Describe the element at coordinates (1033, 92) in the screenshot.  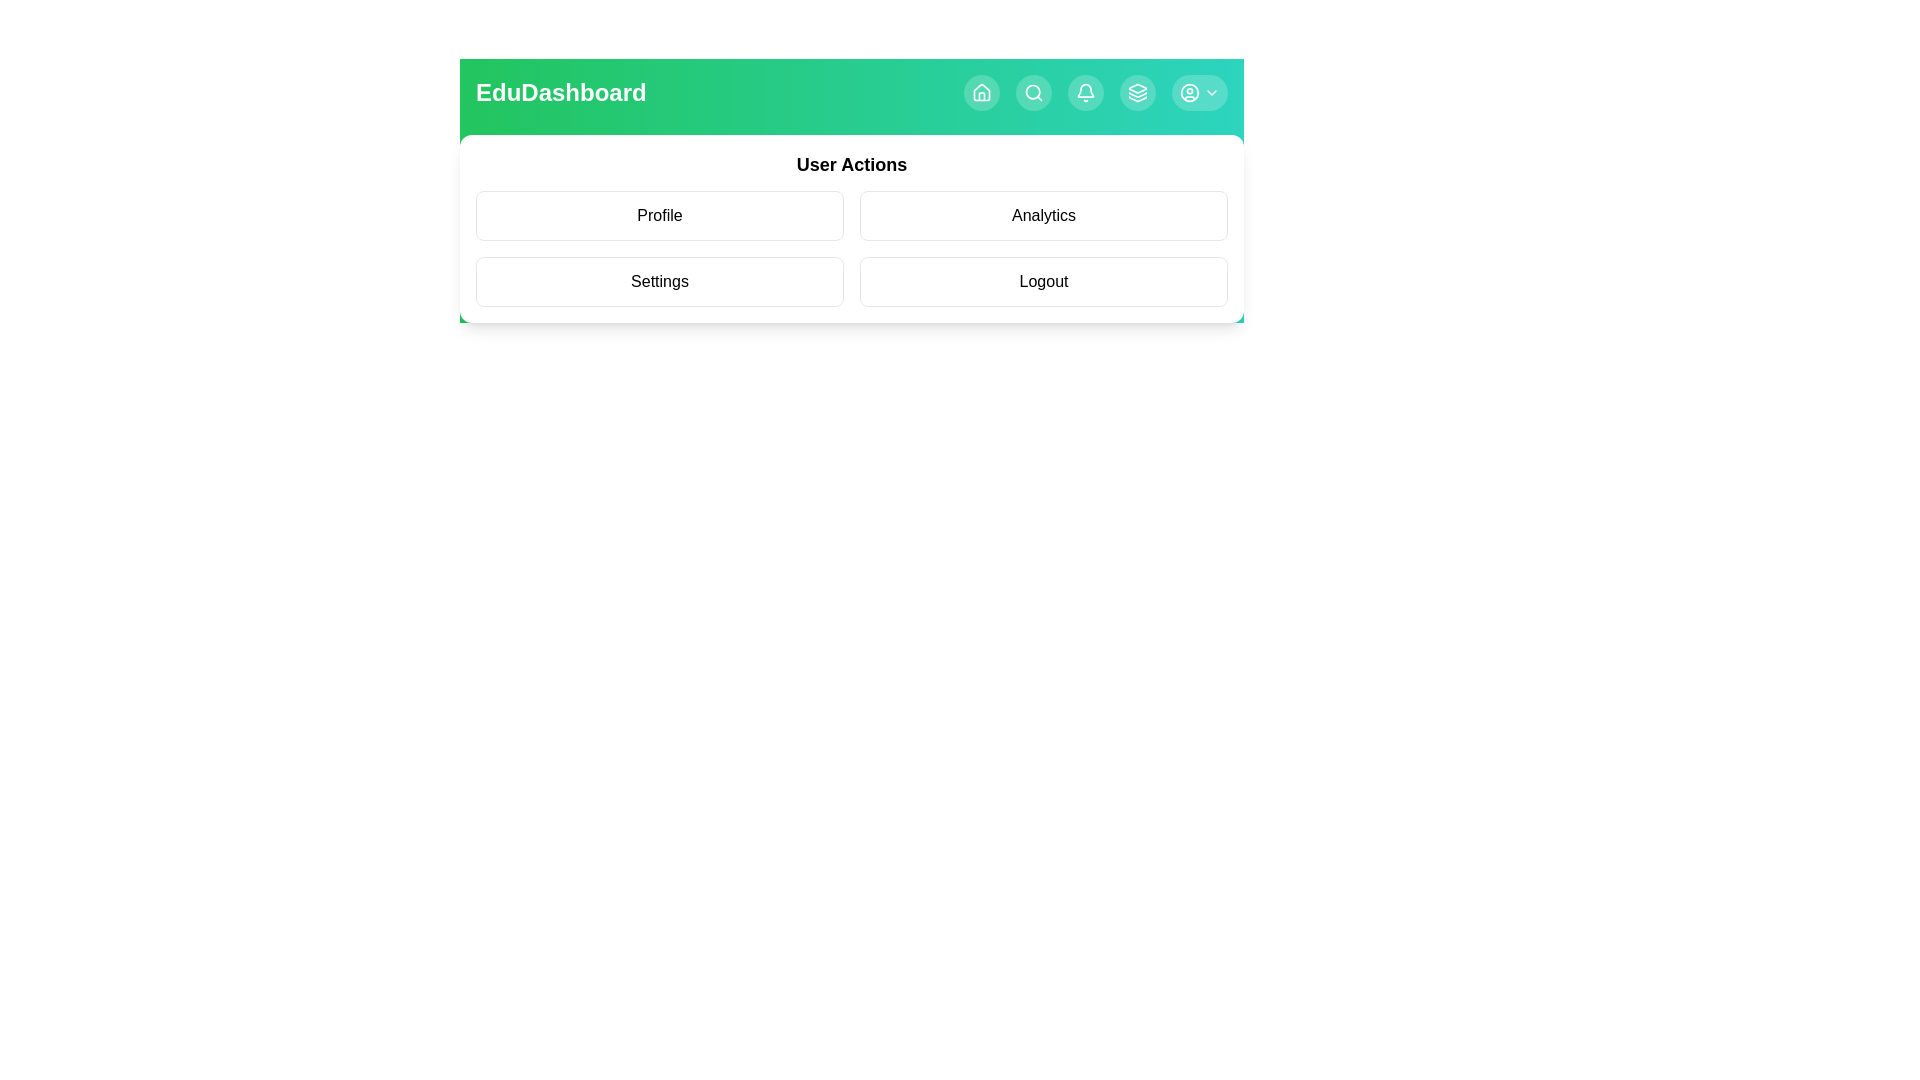
I see `the navigation button Search` at that location.